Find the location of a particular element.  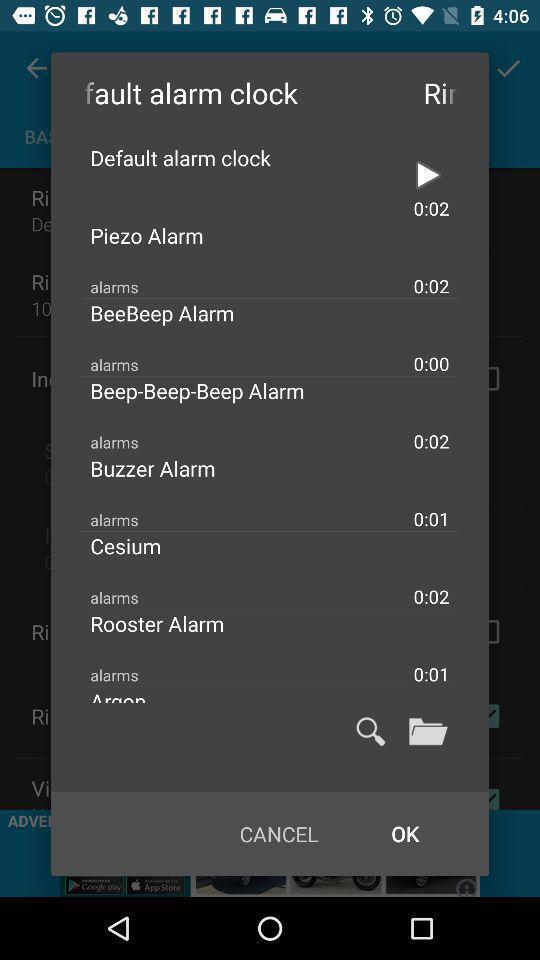

menu is located at coordinates (427, 730).